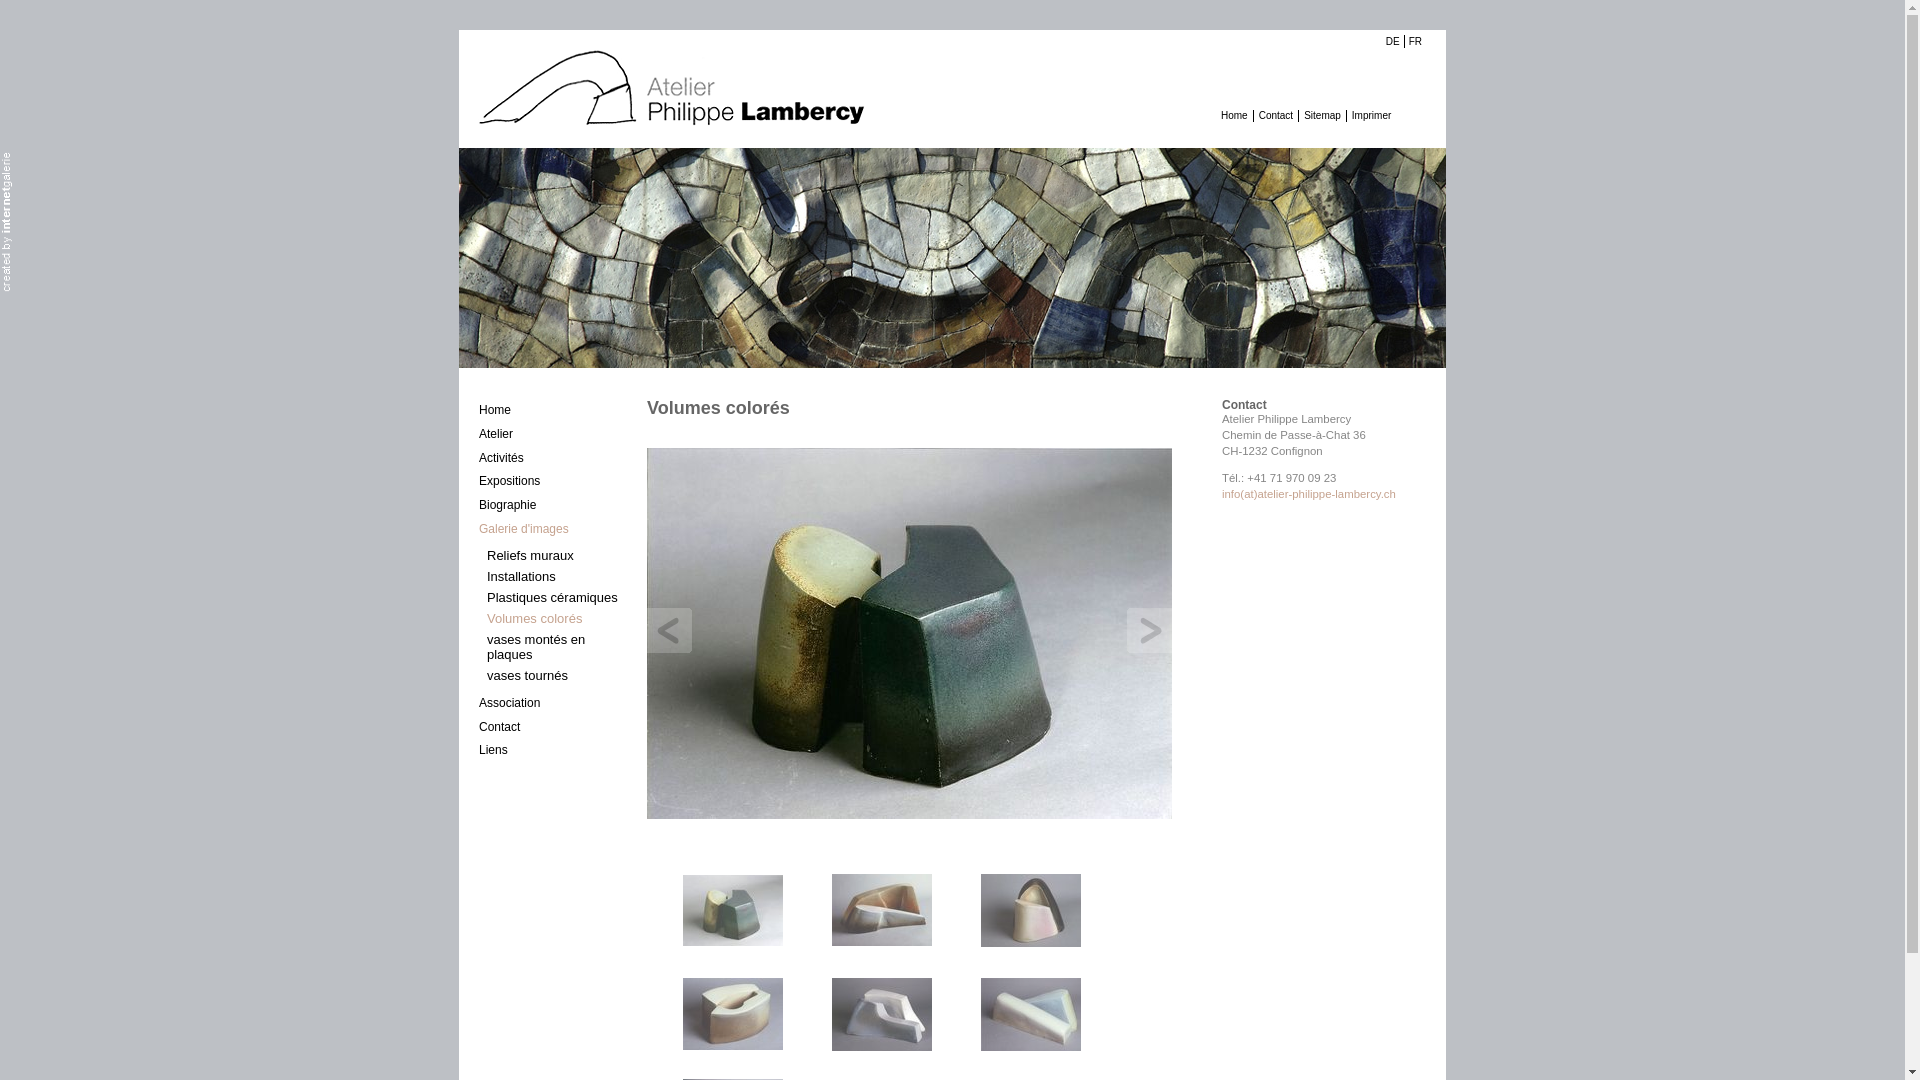 This screenshot has height=1080, width=1920. Describe the element at coordinates (1309, 493) in the screenshot. I see `'info(at)atelier-philippe-lambercy.ch'` at that location.